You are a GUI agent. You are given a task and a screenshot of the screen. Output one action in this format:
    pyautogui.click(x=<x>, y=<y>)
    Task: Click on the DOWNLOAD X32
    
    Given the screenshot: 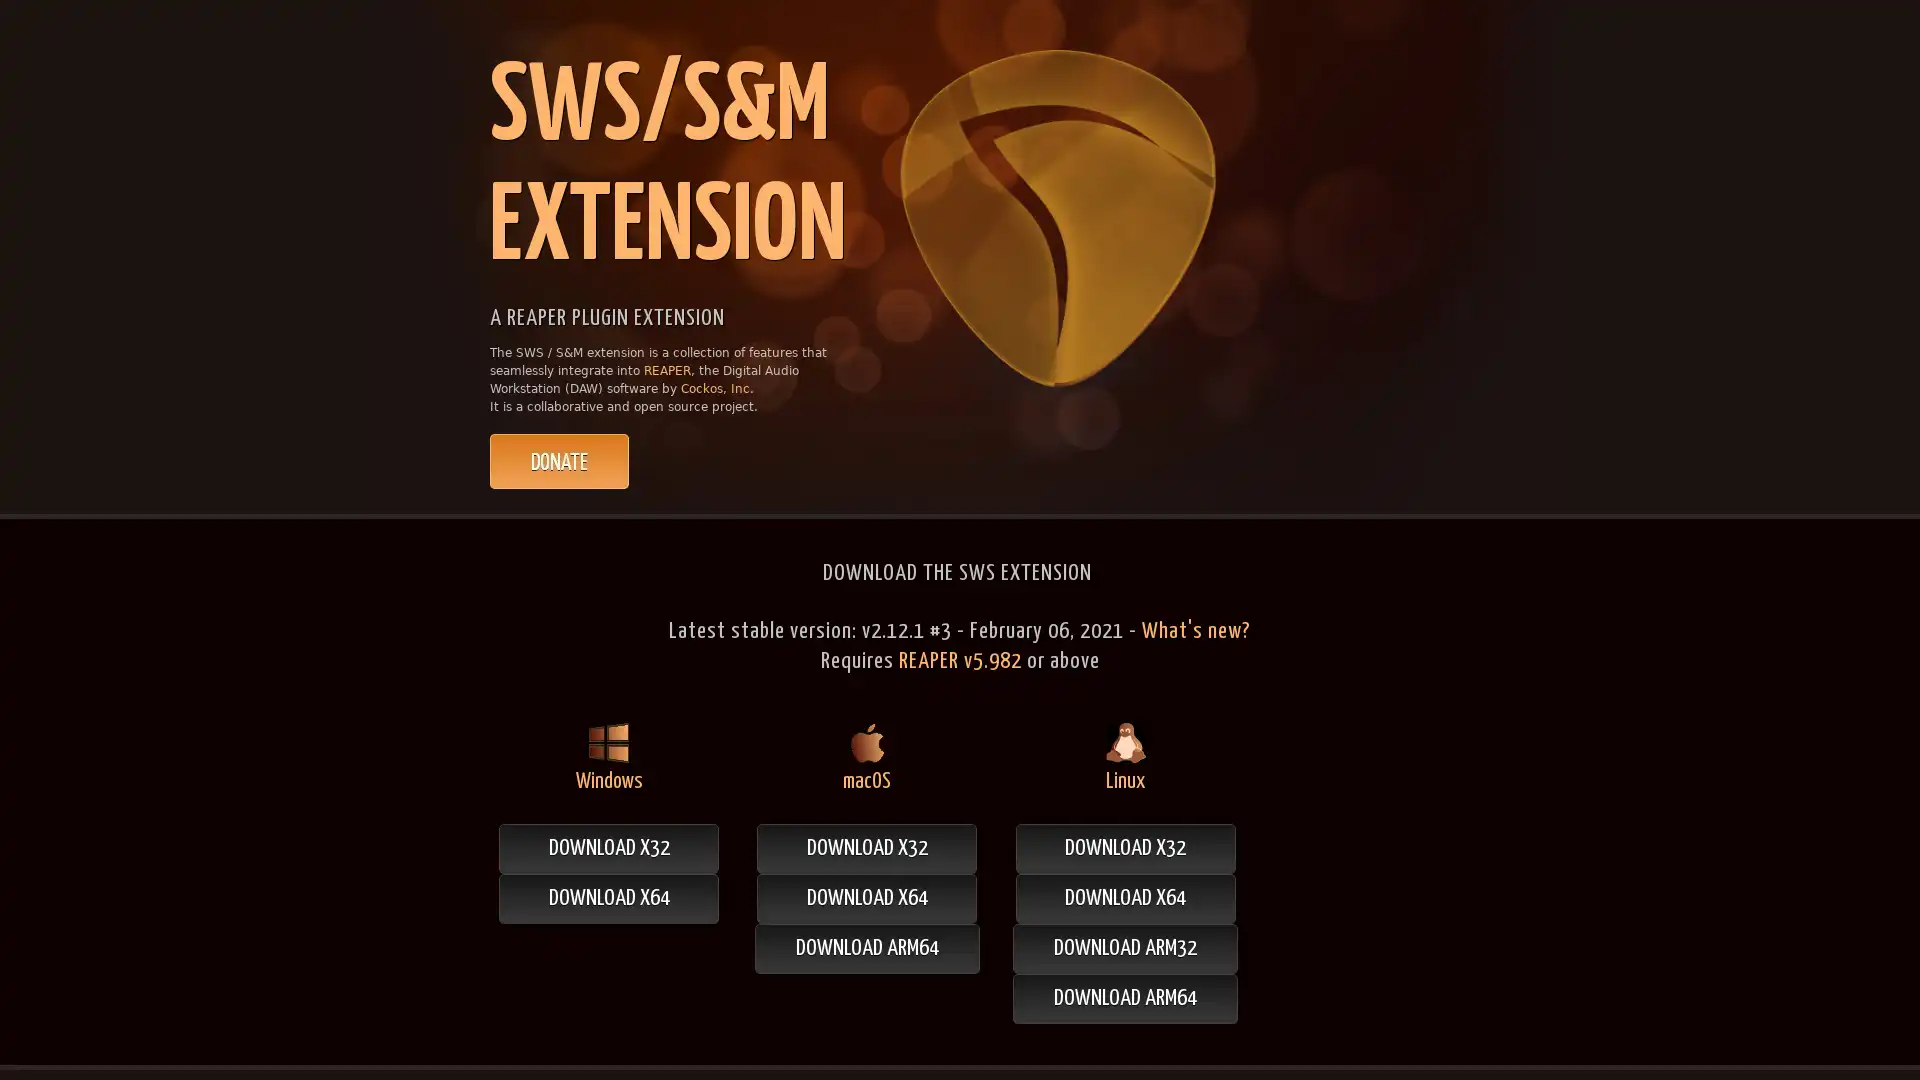 What is the action you would take?
    pyautogui.click(x=1280, y=848)
    